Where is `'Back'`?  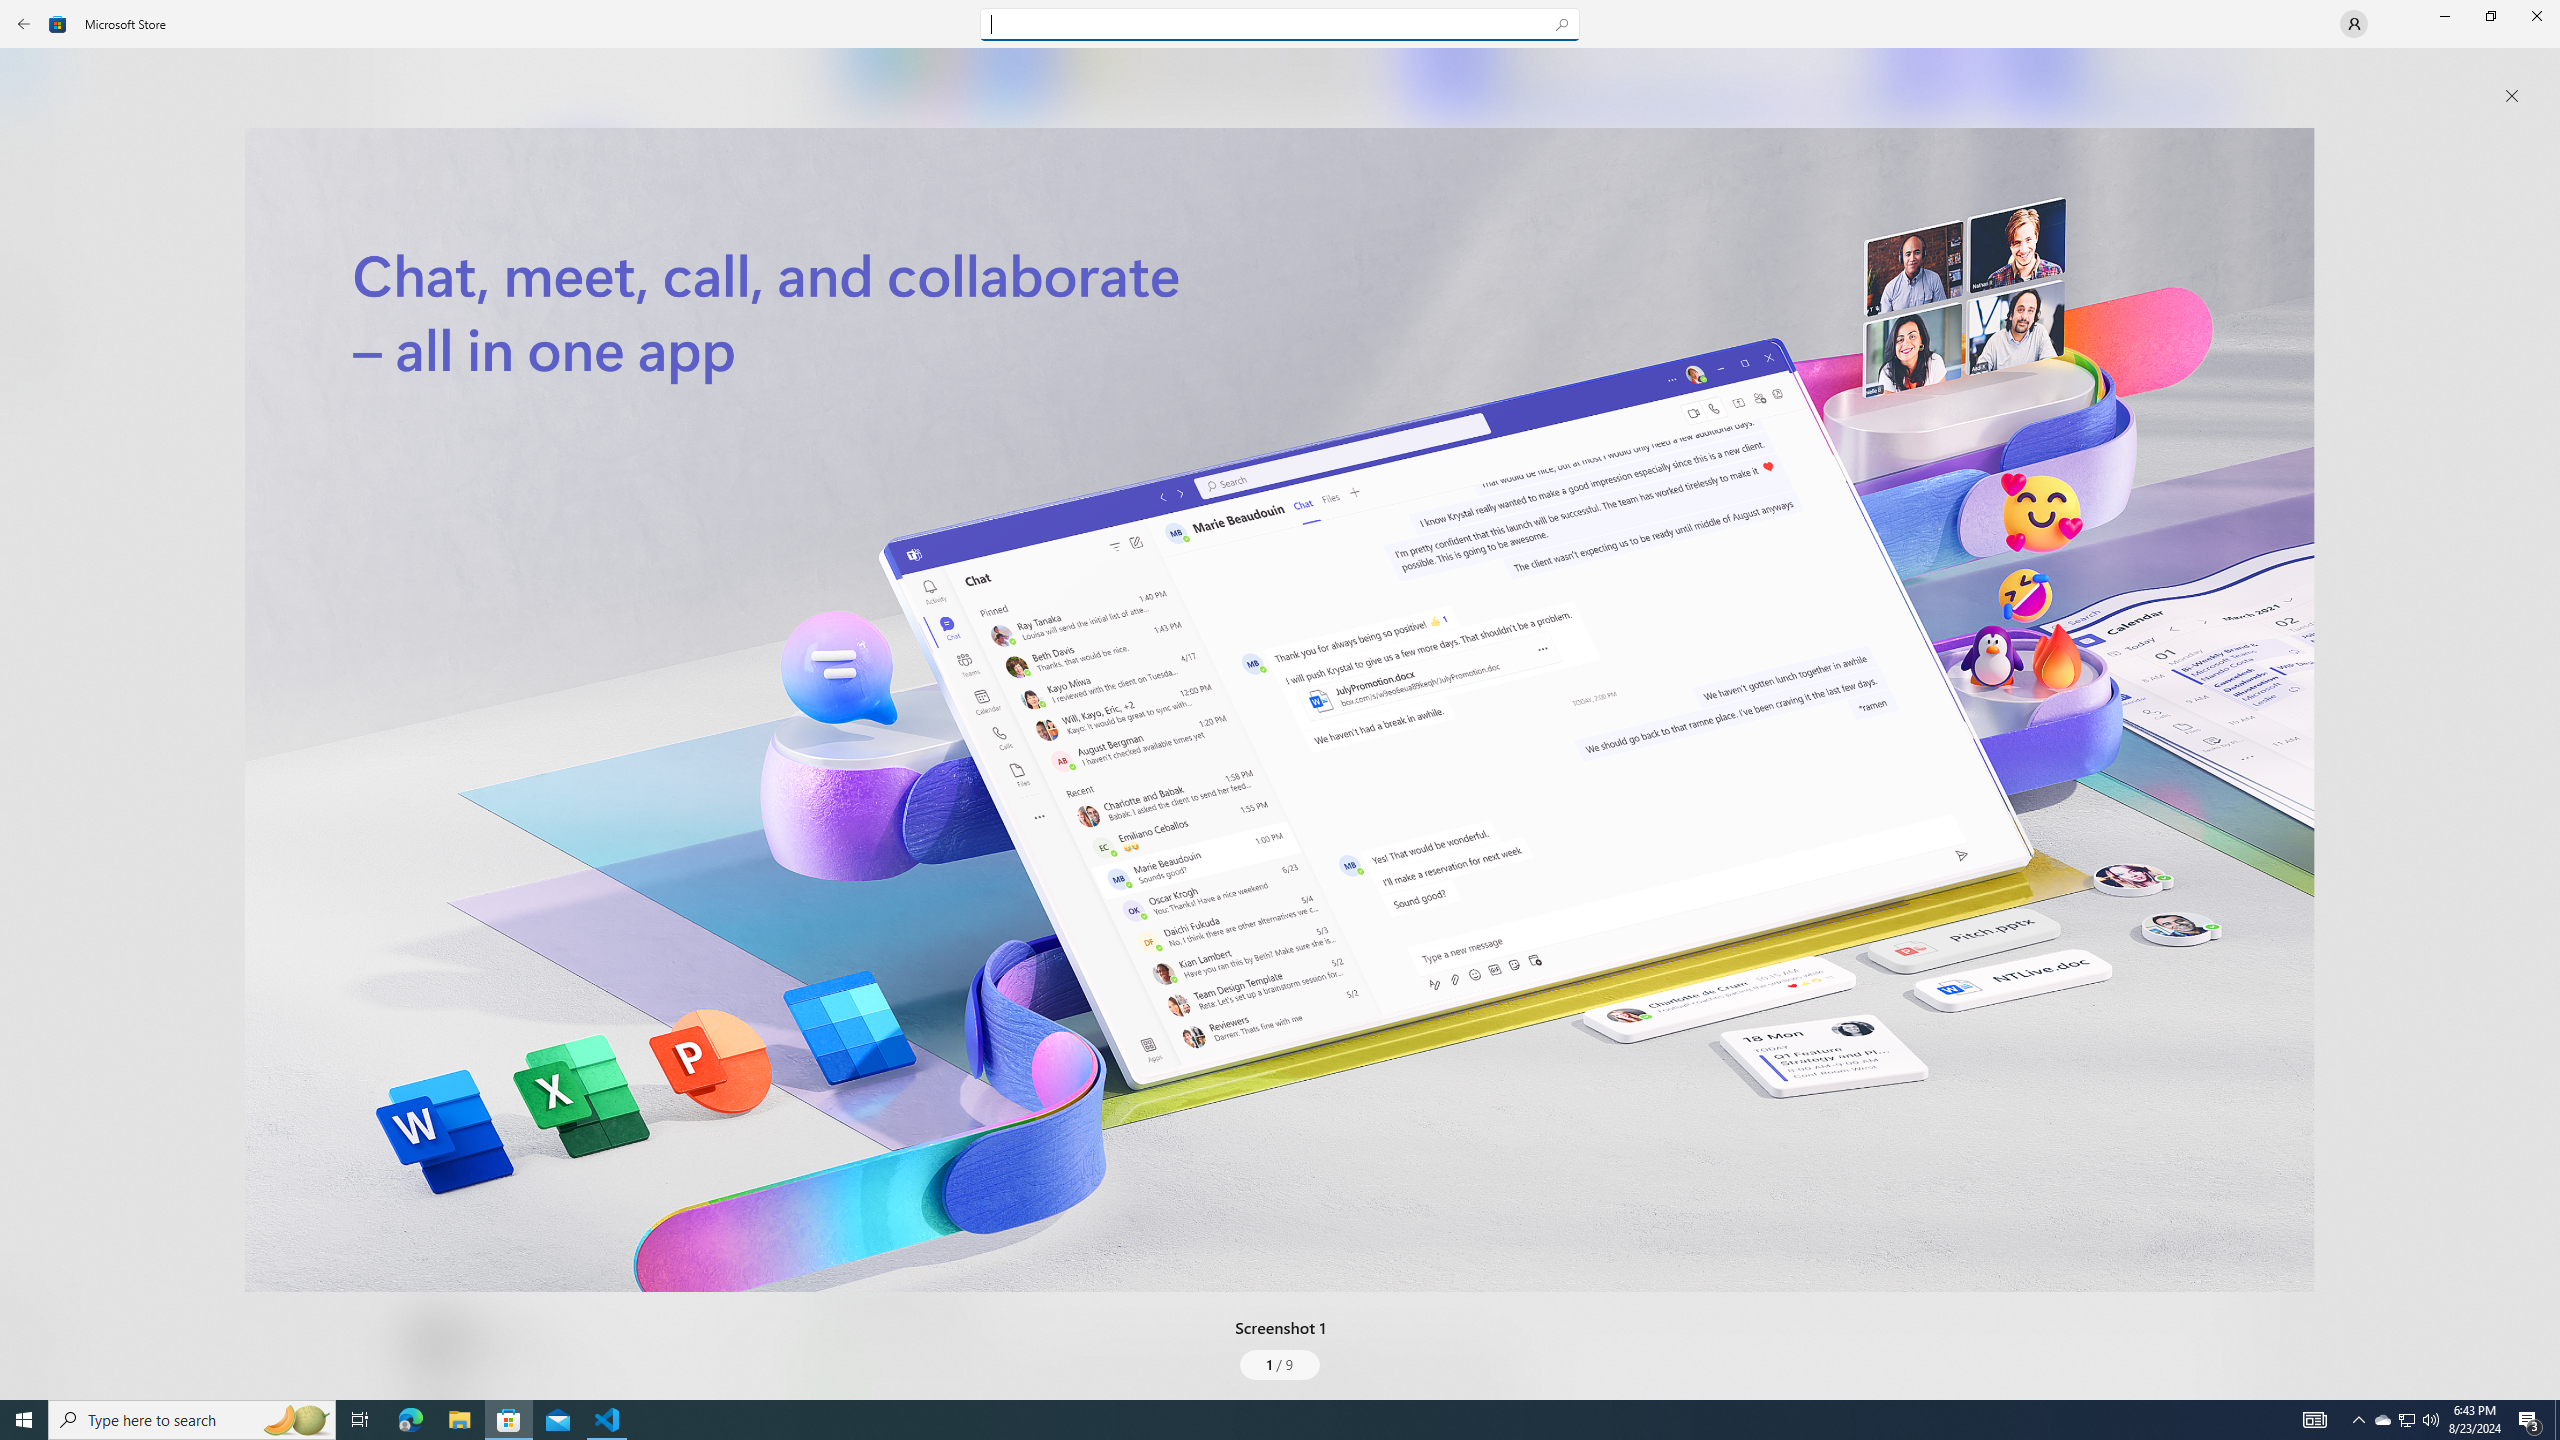 'Back' is located at coordinates (24, 22).